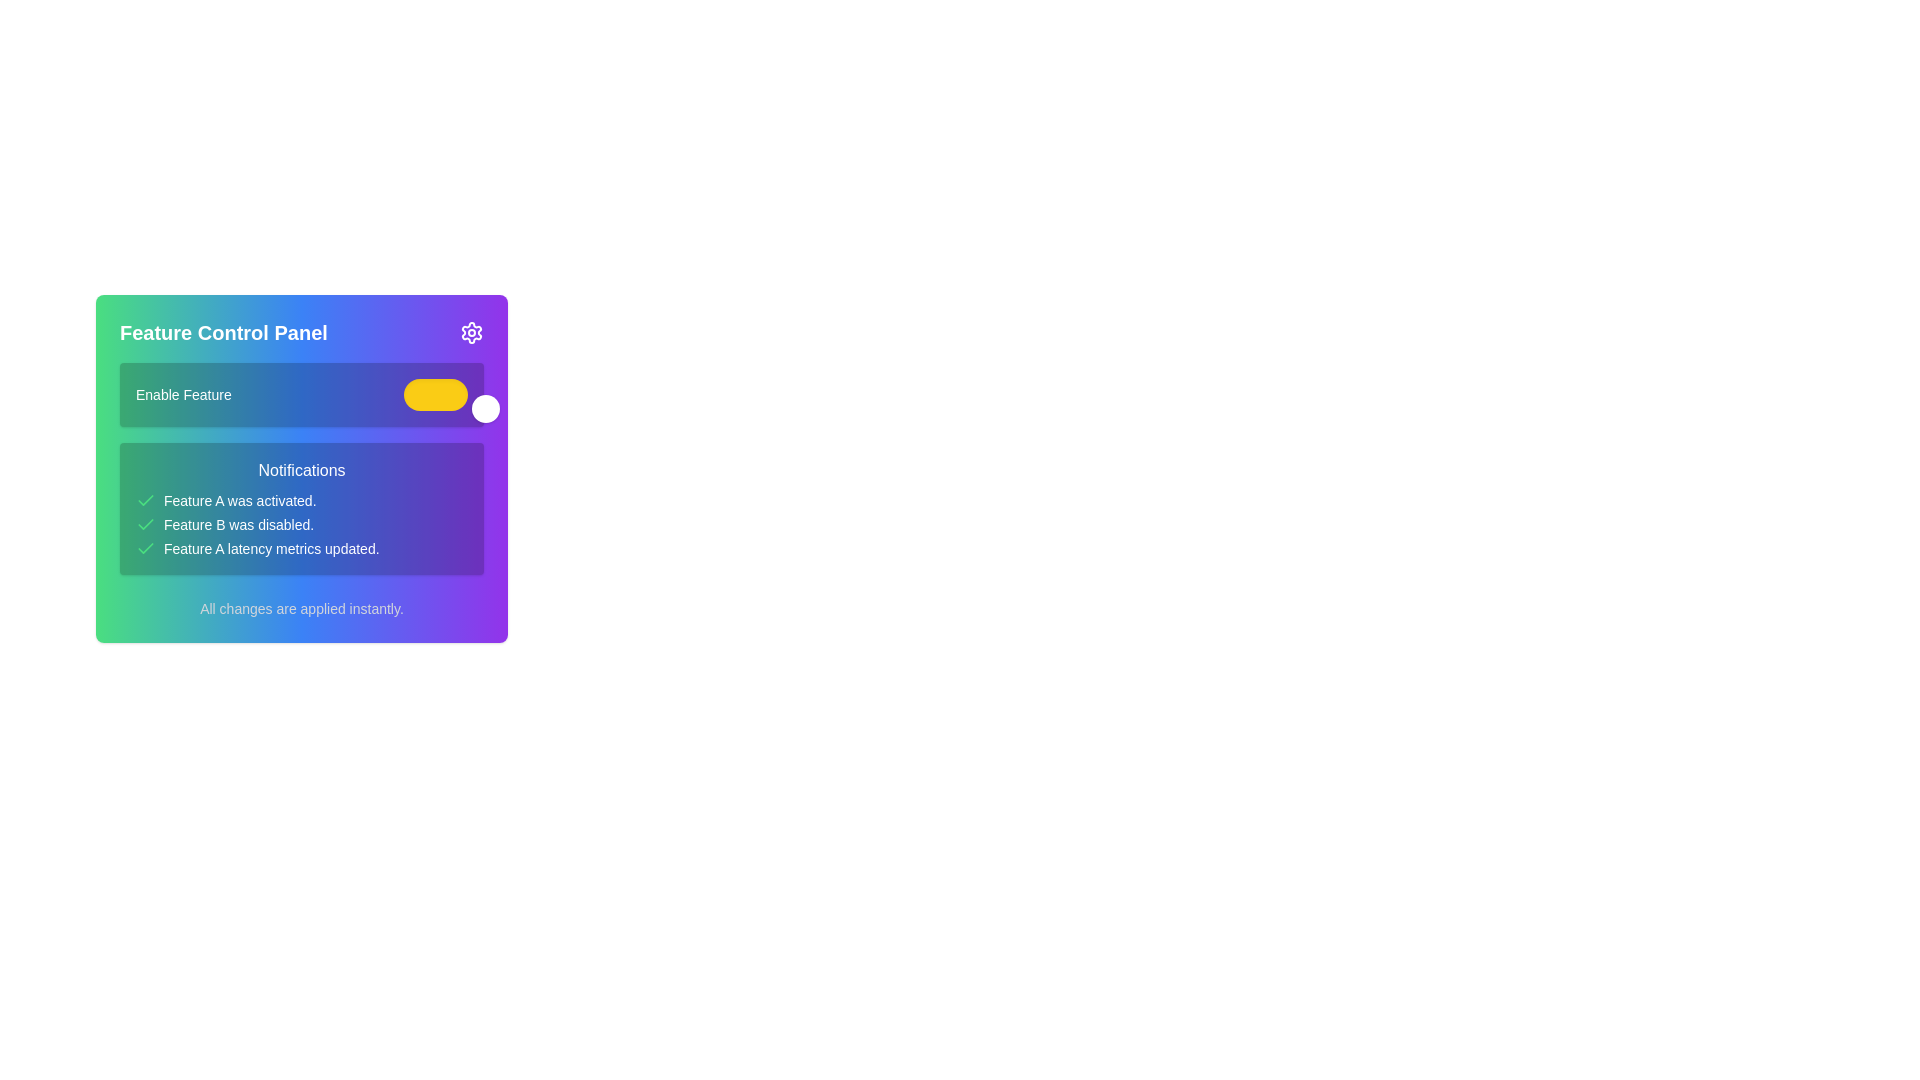 This screenshot has width=1920, height=1080. Describe the element at coordinates (223, 331) in the screenshot. I see `the text label displaying 'Feature Control Panel', which is styled in bold and large font with a gradient background from green to blue, located in the top-left section of a panel` at that location.